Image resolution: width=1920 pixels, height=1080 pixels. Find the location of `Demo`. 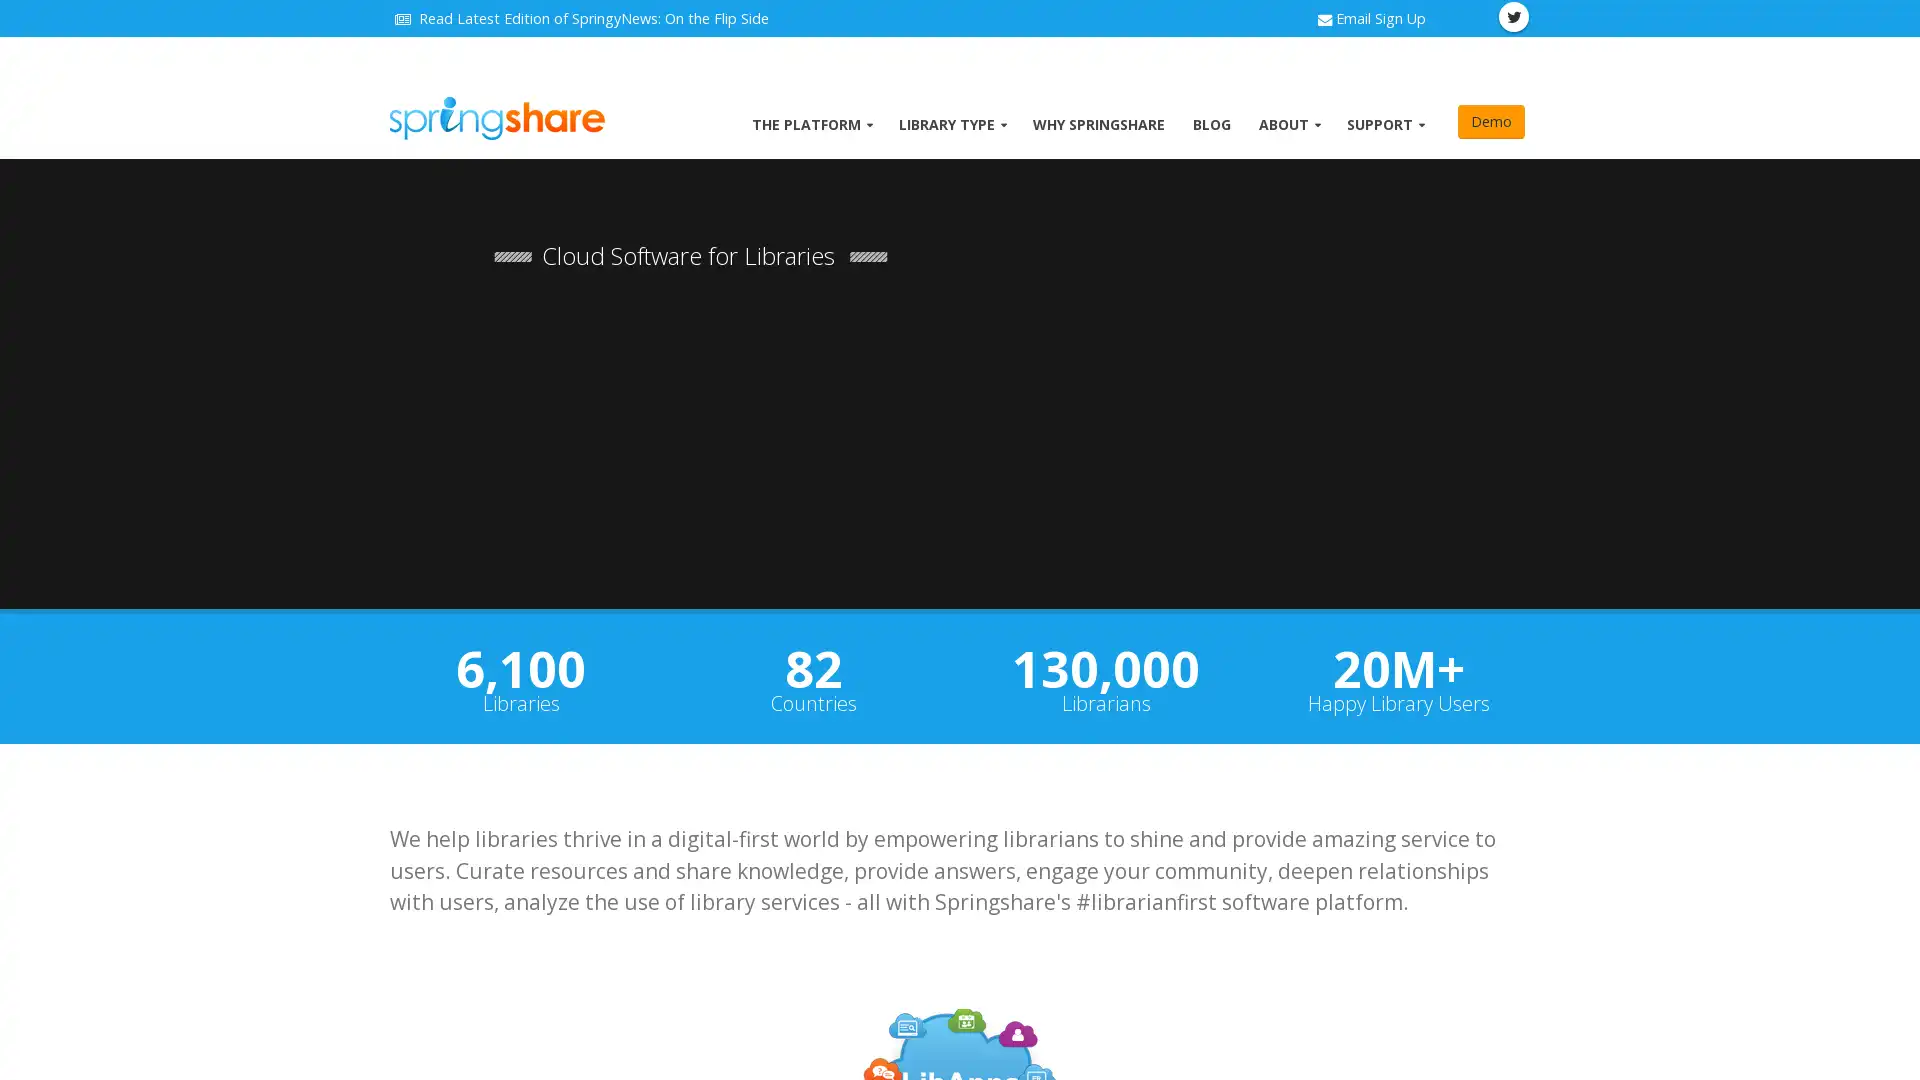

Demo is located at coordinates (1491, 122).